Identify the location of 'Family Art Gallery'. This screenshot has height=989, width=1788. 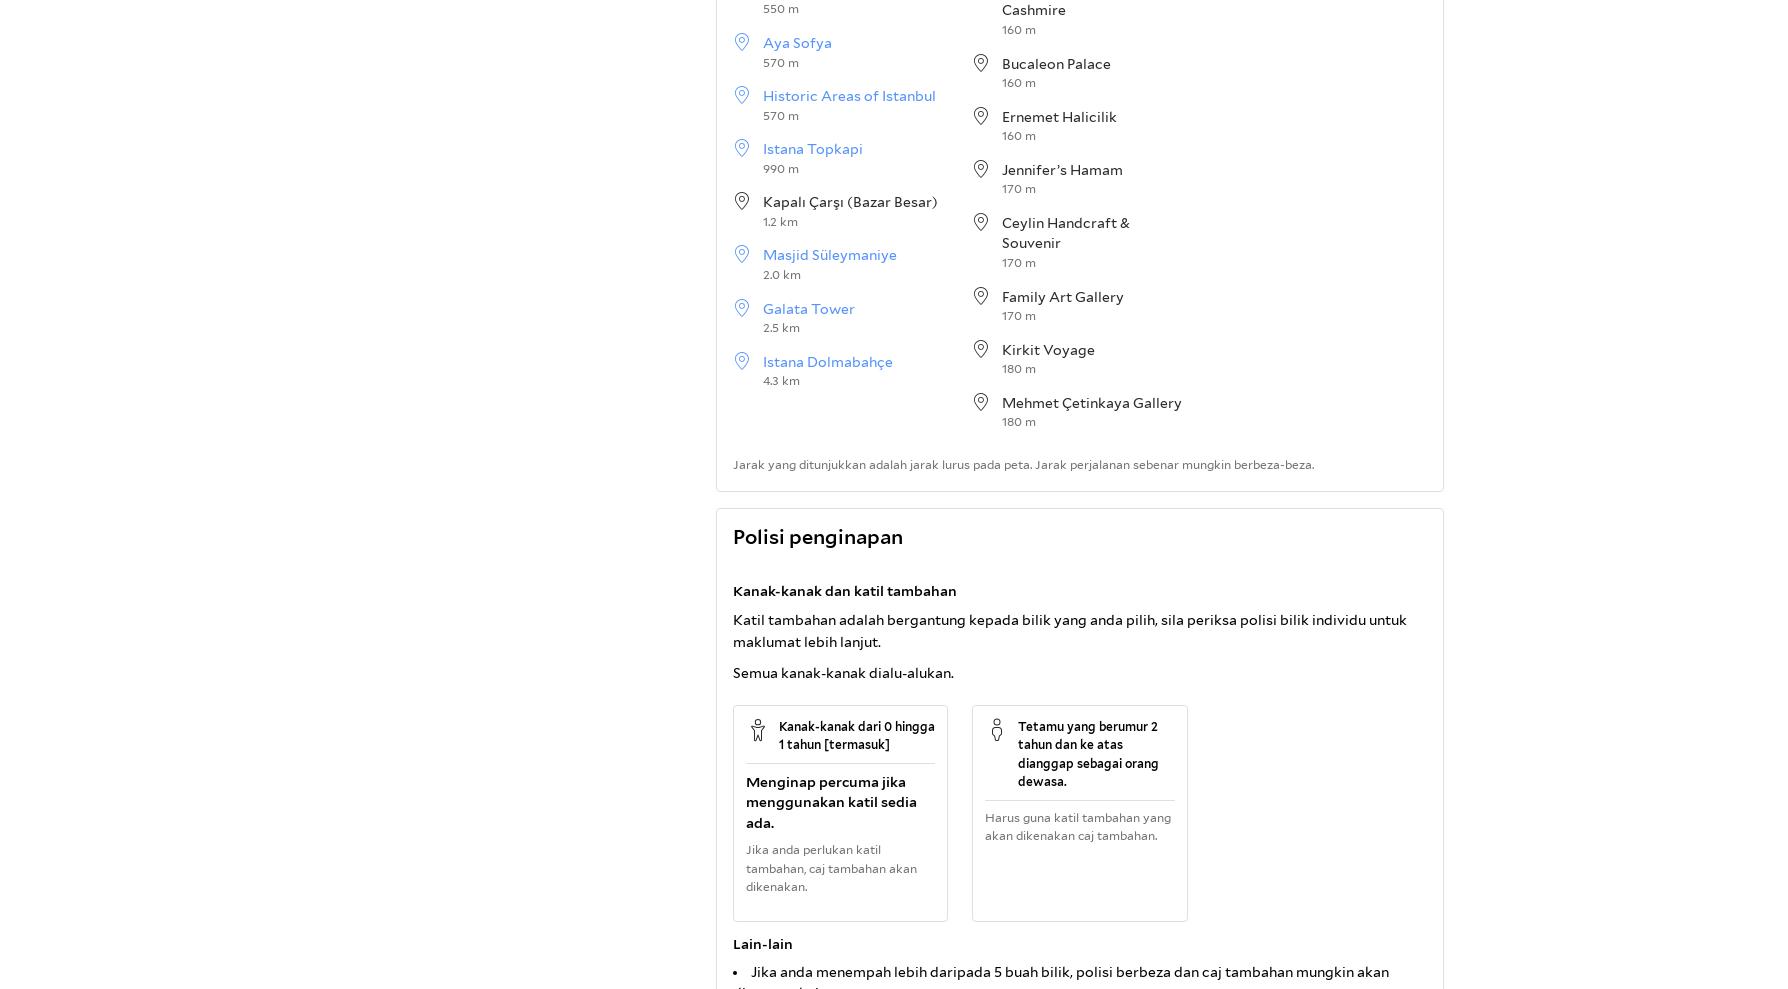
(1062, 296).